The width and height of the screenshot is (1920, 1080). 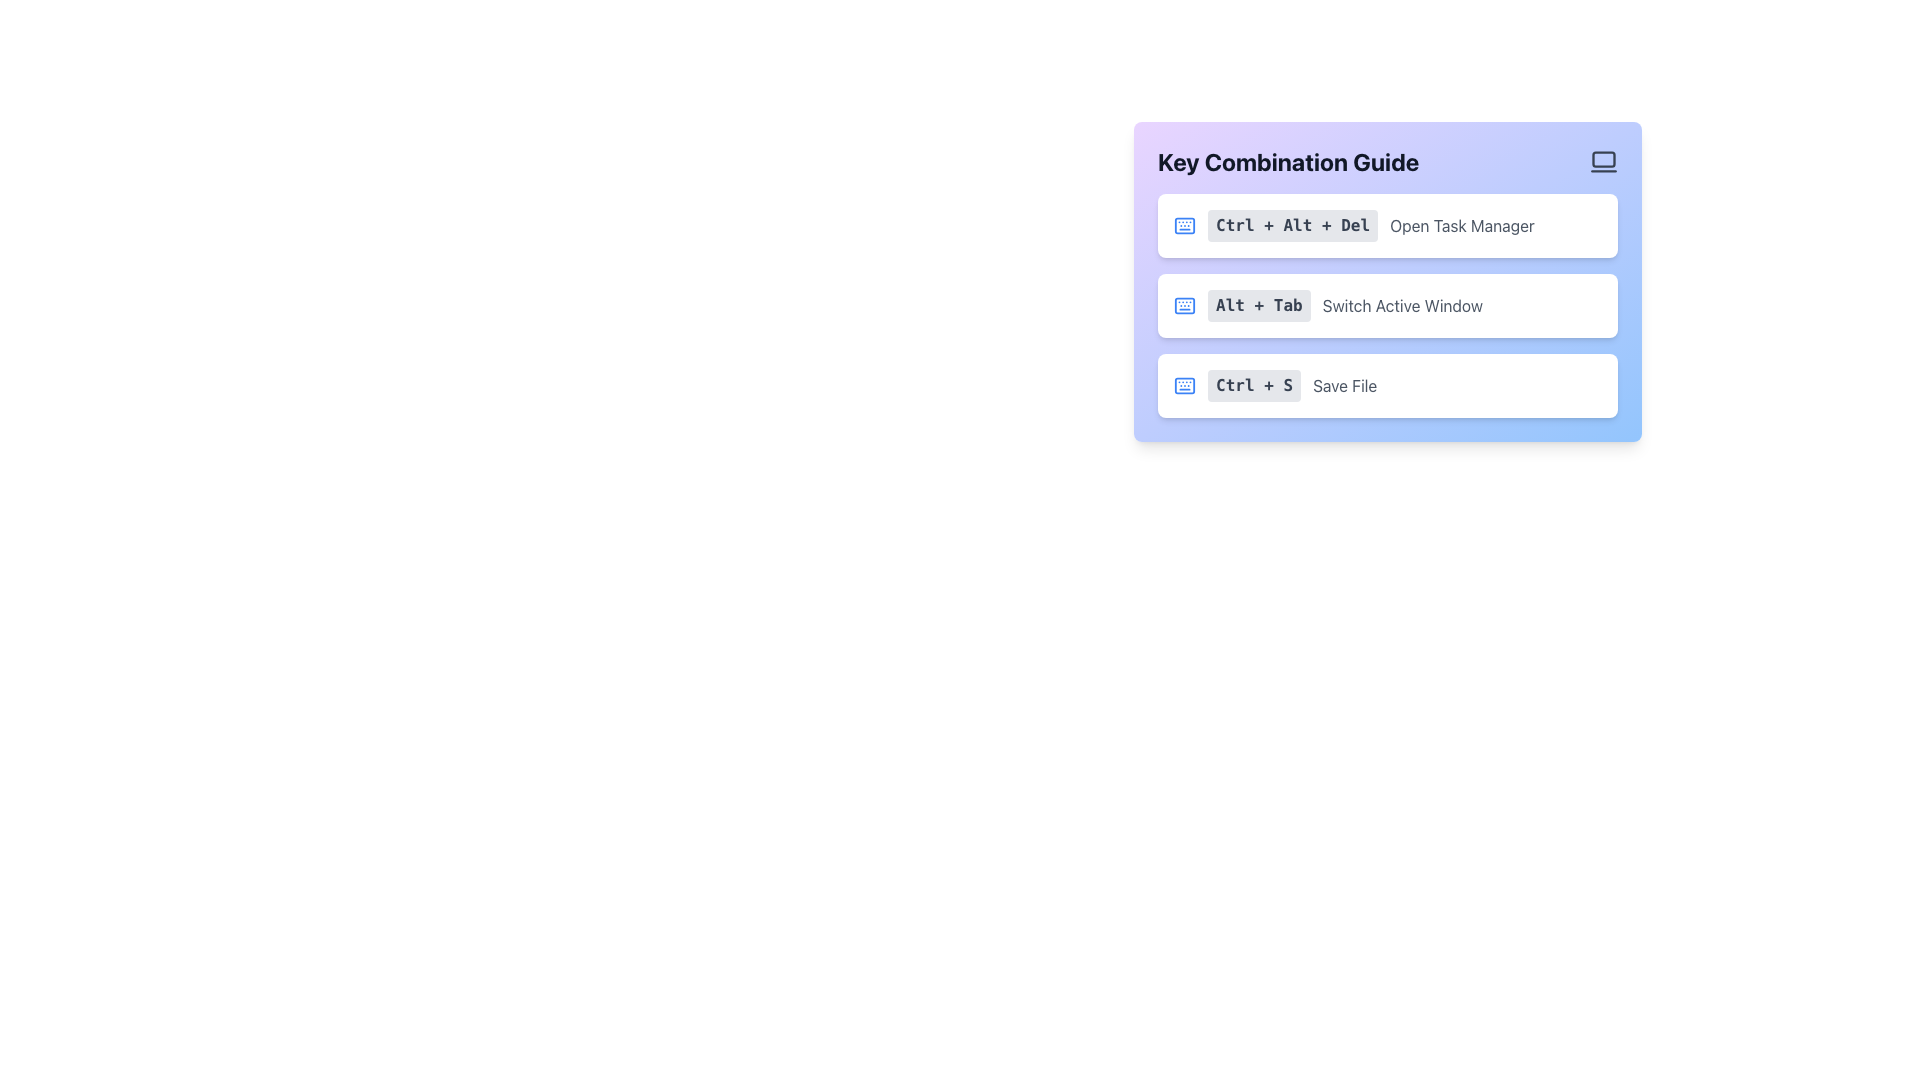 What do you see at coordinates (1386, 225) in the screenshot?
I see `information displayed on the first Information Card in the 'Key Combination Guide' section, which shows 'Ctrl + Alt + Del' and 'Open Task Manager'` at bounding box center [1386, 225].